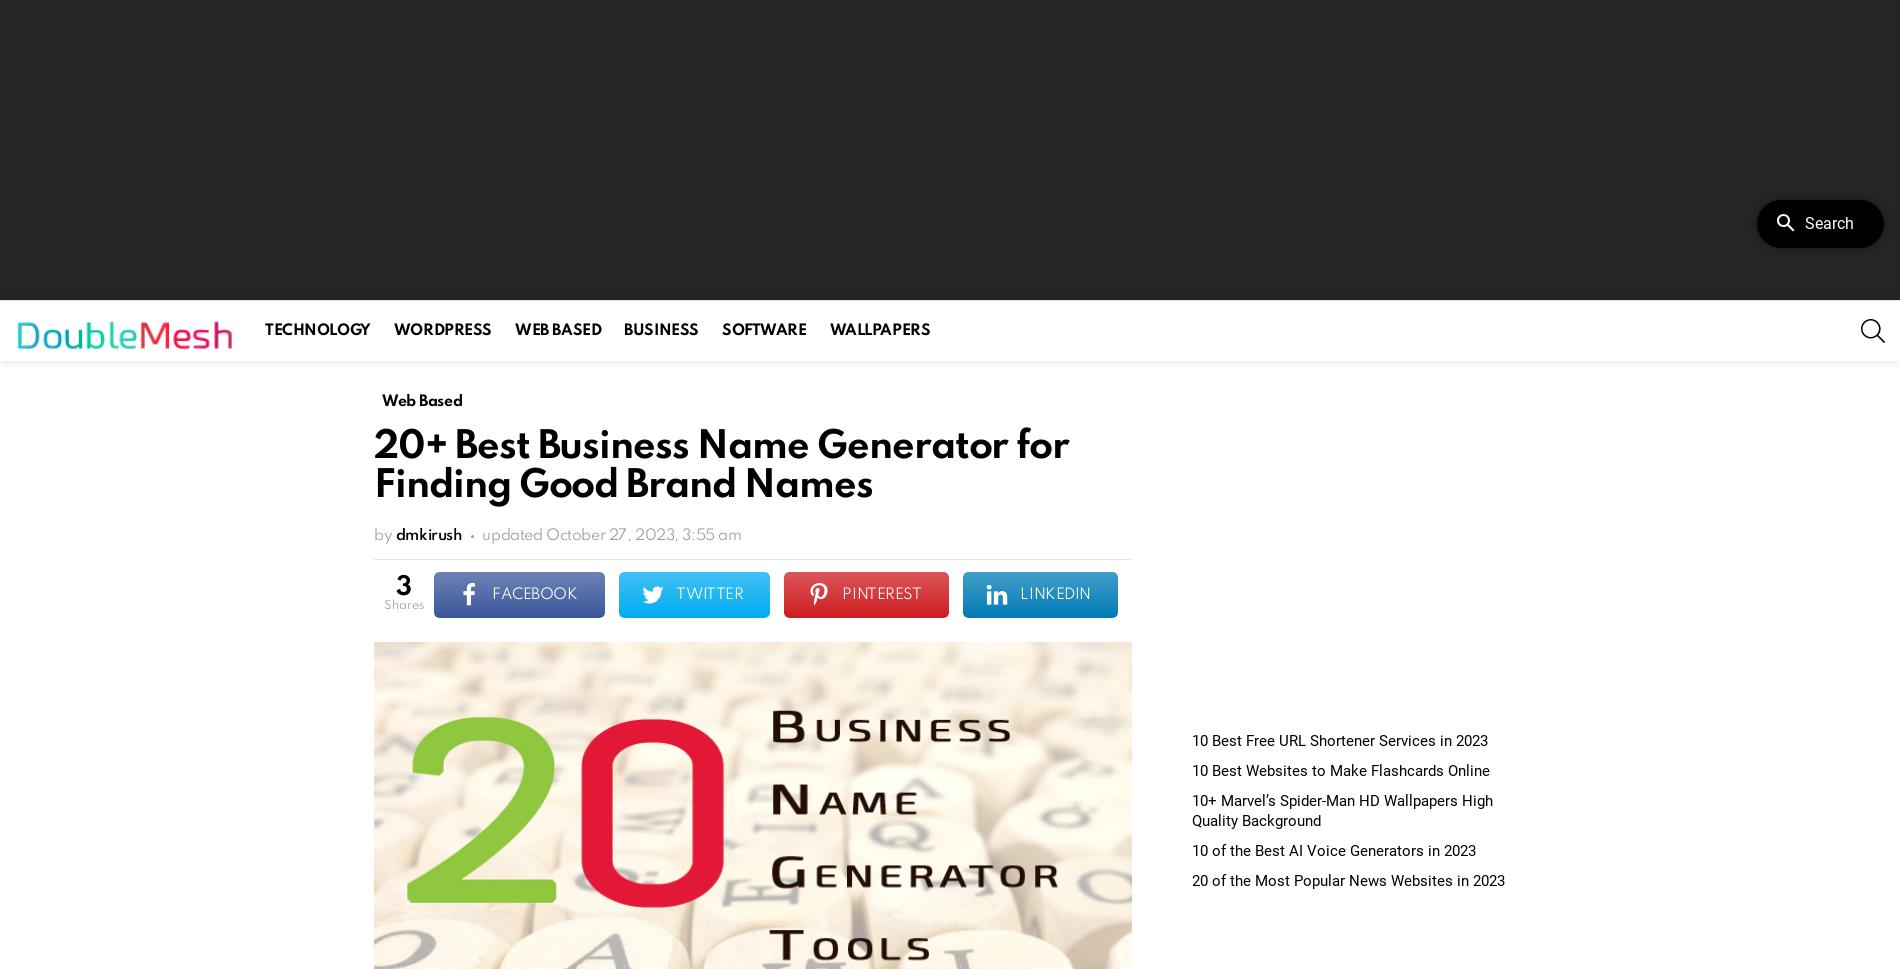  What do you see at coordinates (1340, 770) in the screenshot?
I see `'10 Best Websites to Make Flashcards Online'` at bounding box center [1340, 770].